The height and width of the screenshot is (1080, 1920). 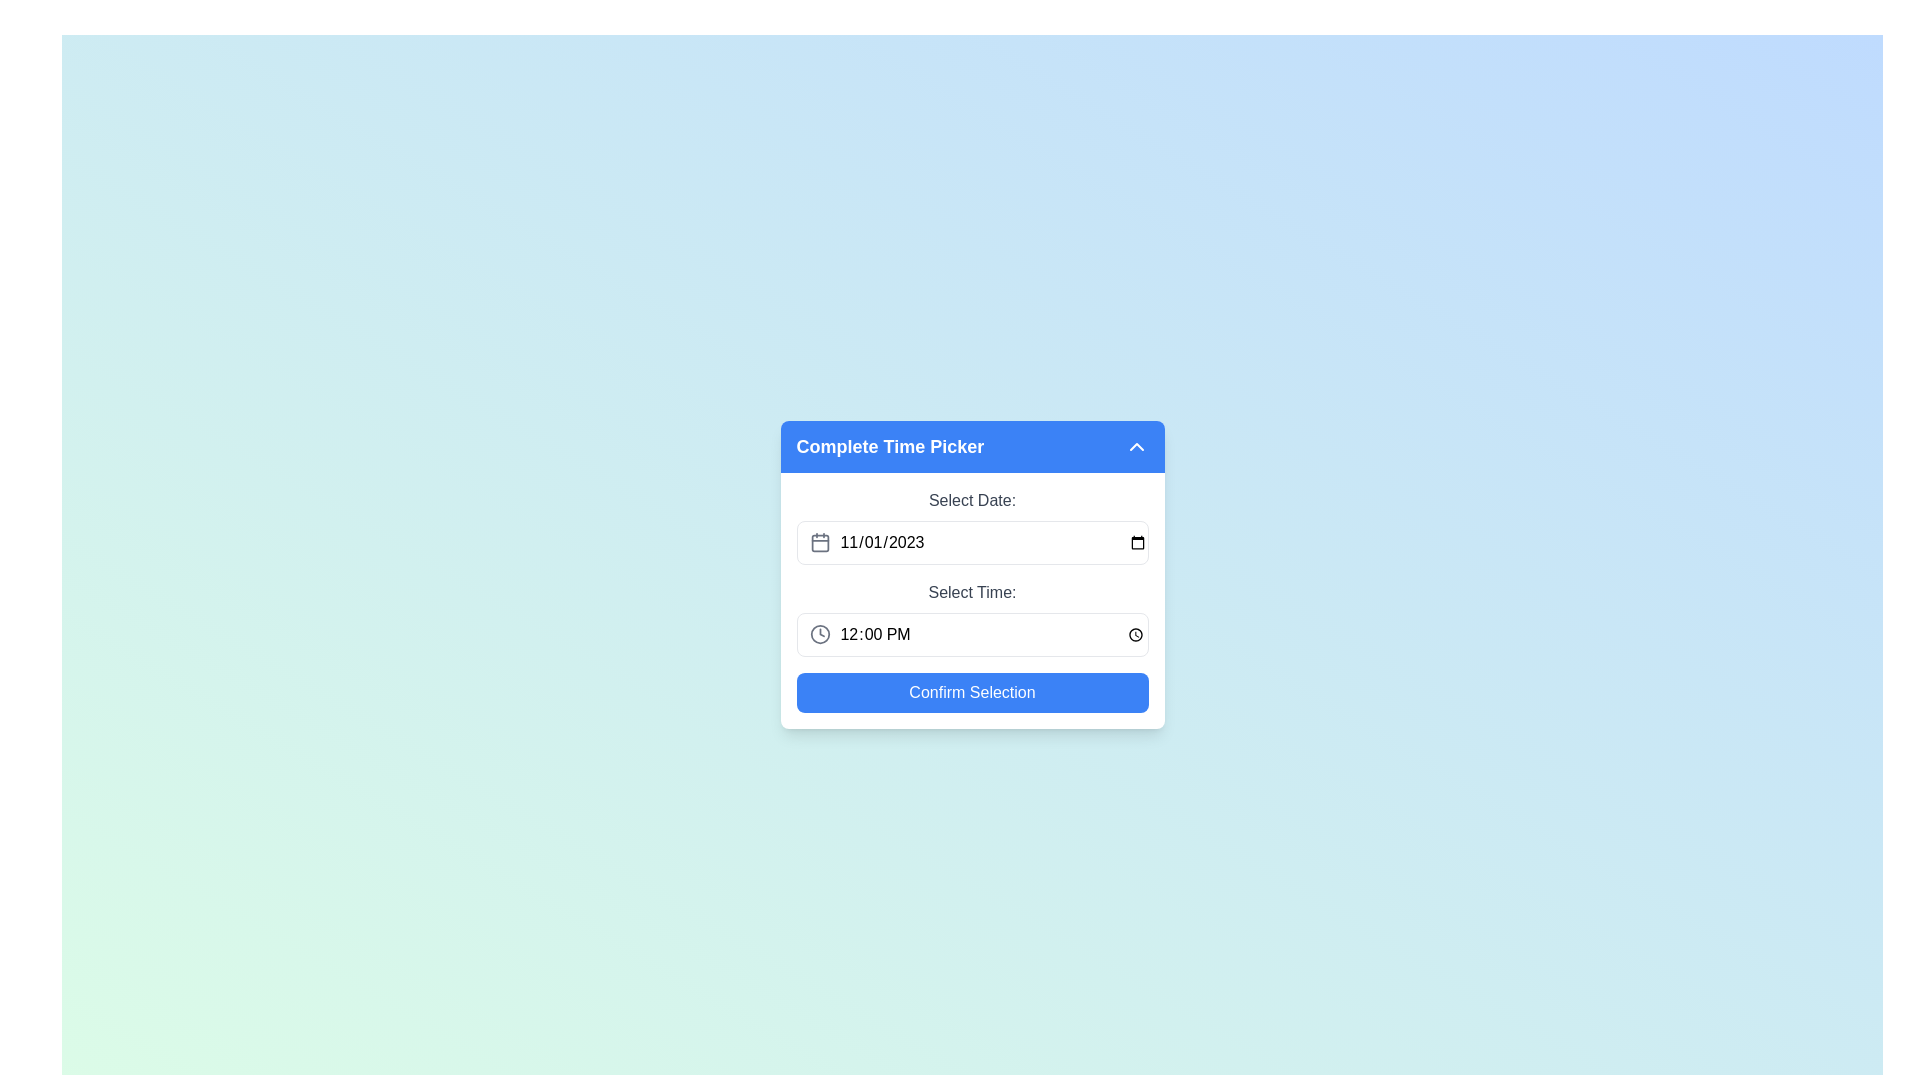 What do you see at coordinates (972, 692) in the screenshot?
I see `the 'Confirm Selection' button which has a blue background and white text, located at the bottom of the form interface, to confirm the selection` at bounding box center [972, 692].